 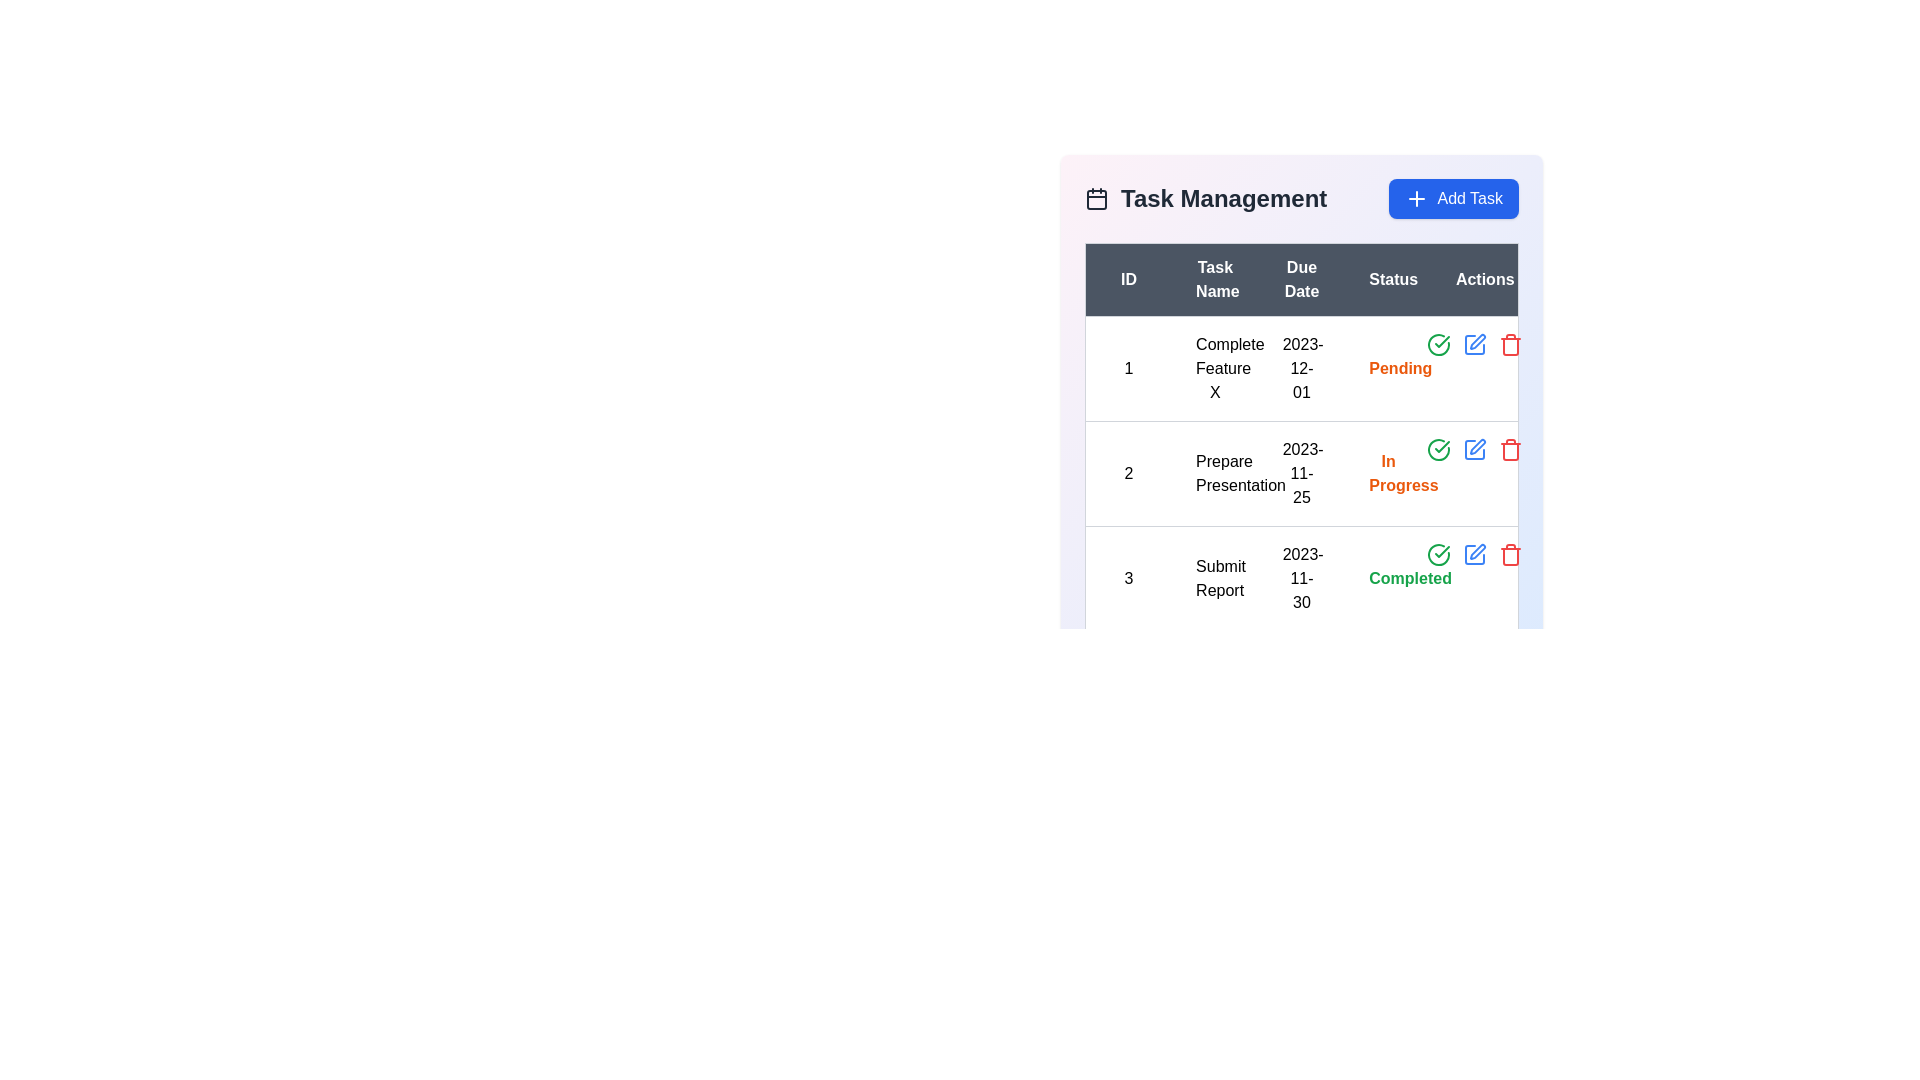 What do you see at coordinates (1096, 199) in the screenshot?
I see `the calendar icon, which is a rounded square frame with a calendar-like grid, located to the left of the 'Task Management' text` at bounding box center [1096, 199].